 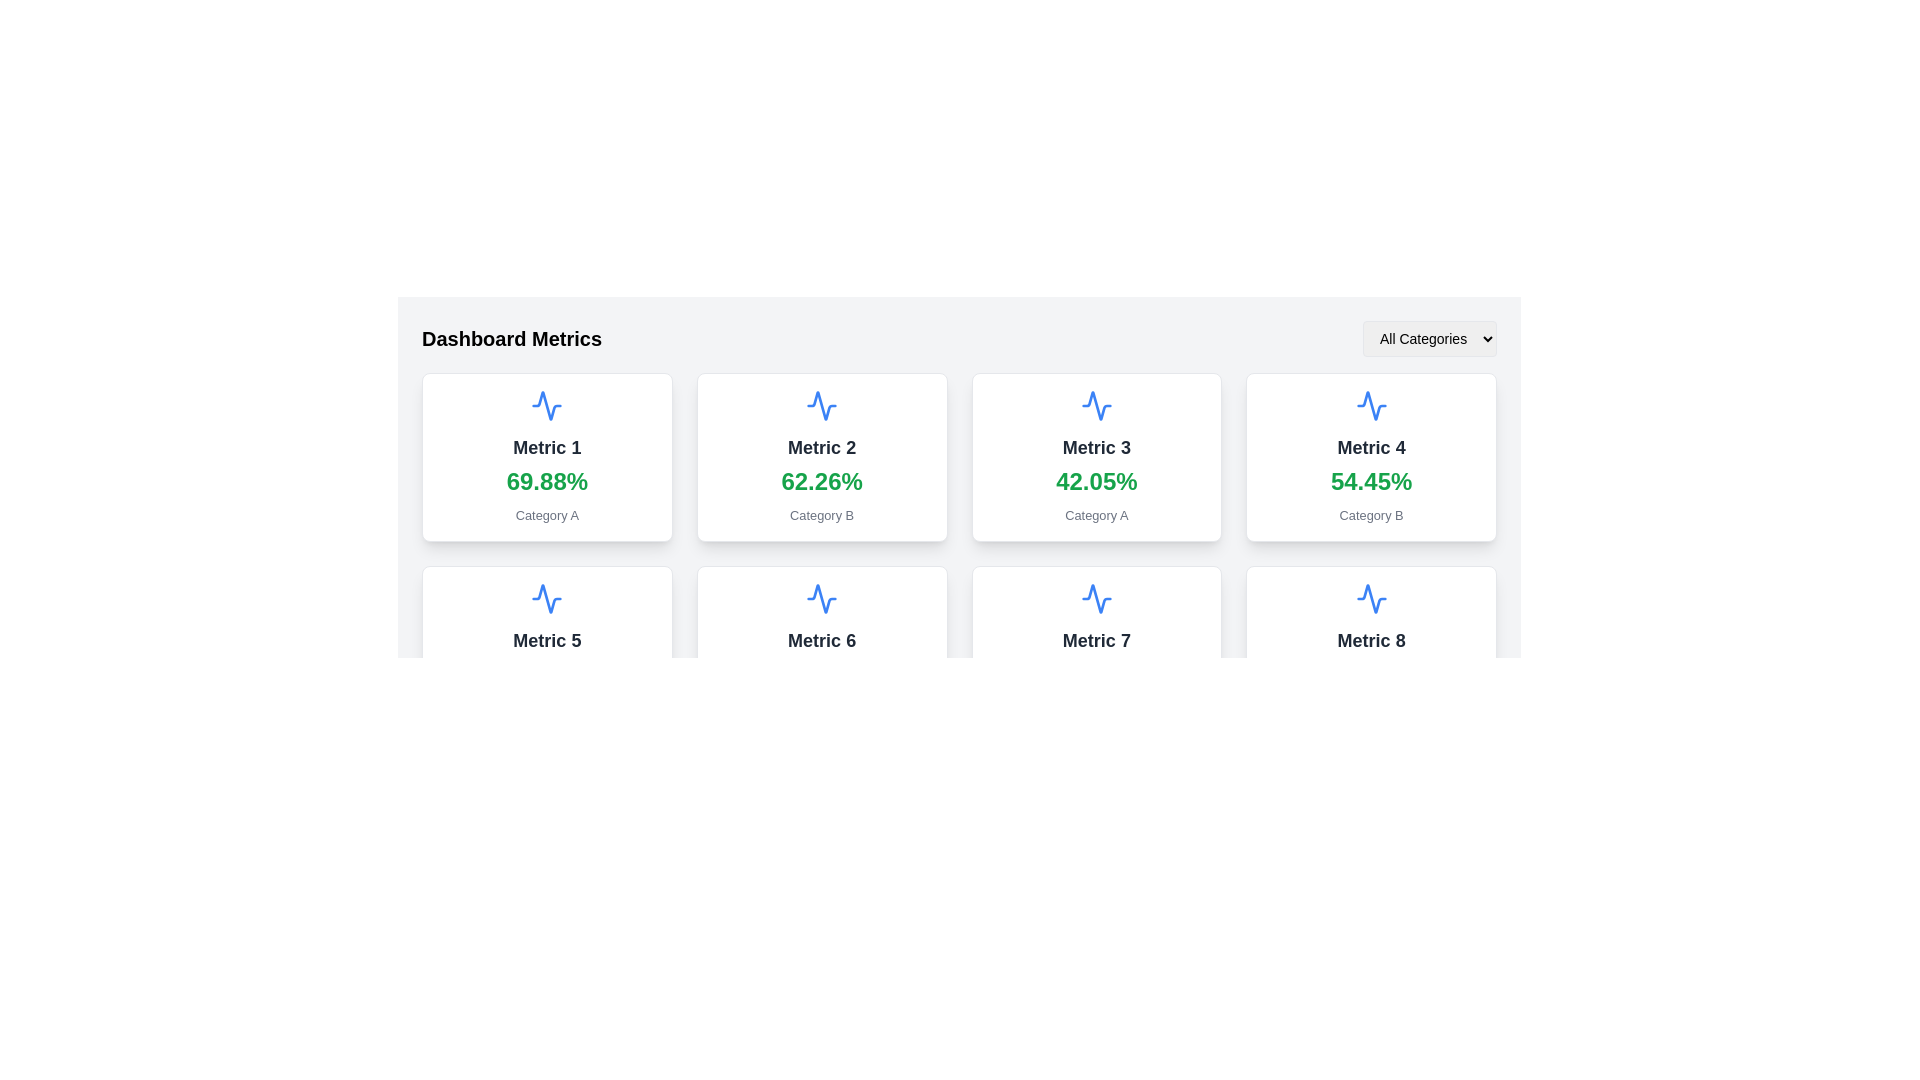 What do you see at coordinates (1370, 514) in the screenshot?
I see `the text label displaying 'Category B', which is styled in muted gray and positioned directly below the numerical metric '54.45%' associated with 'Metric 4'` at bounding box center [1370, 514].